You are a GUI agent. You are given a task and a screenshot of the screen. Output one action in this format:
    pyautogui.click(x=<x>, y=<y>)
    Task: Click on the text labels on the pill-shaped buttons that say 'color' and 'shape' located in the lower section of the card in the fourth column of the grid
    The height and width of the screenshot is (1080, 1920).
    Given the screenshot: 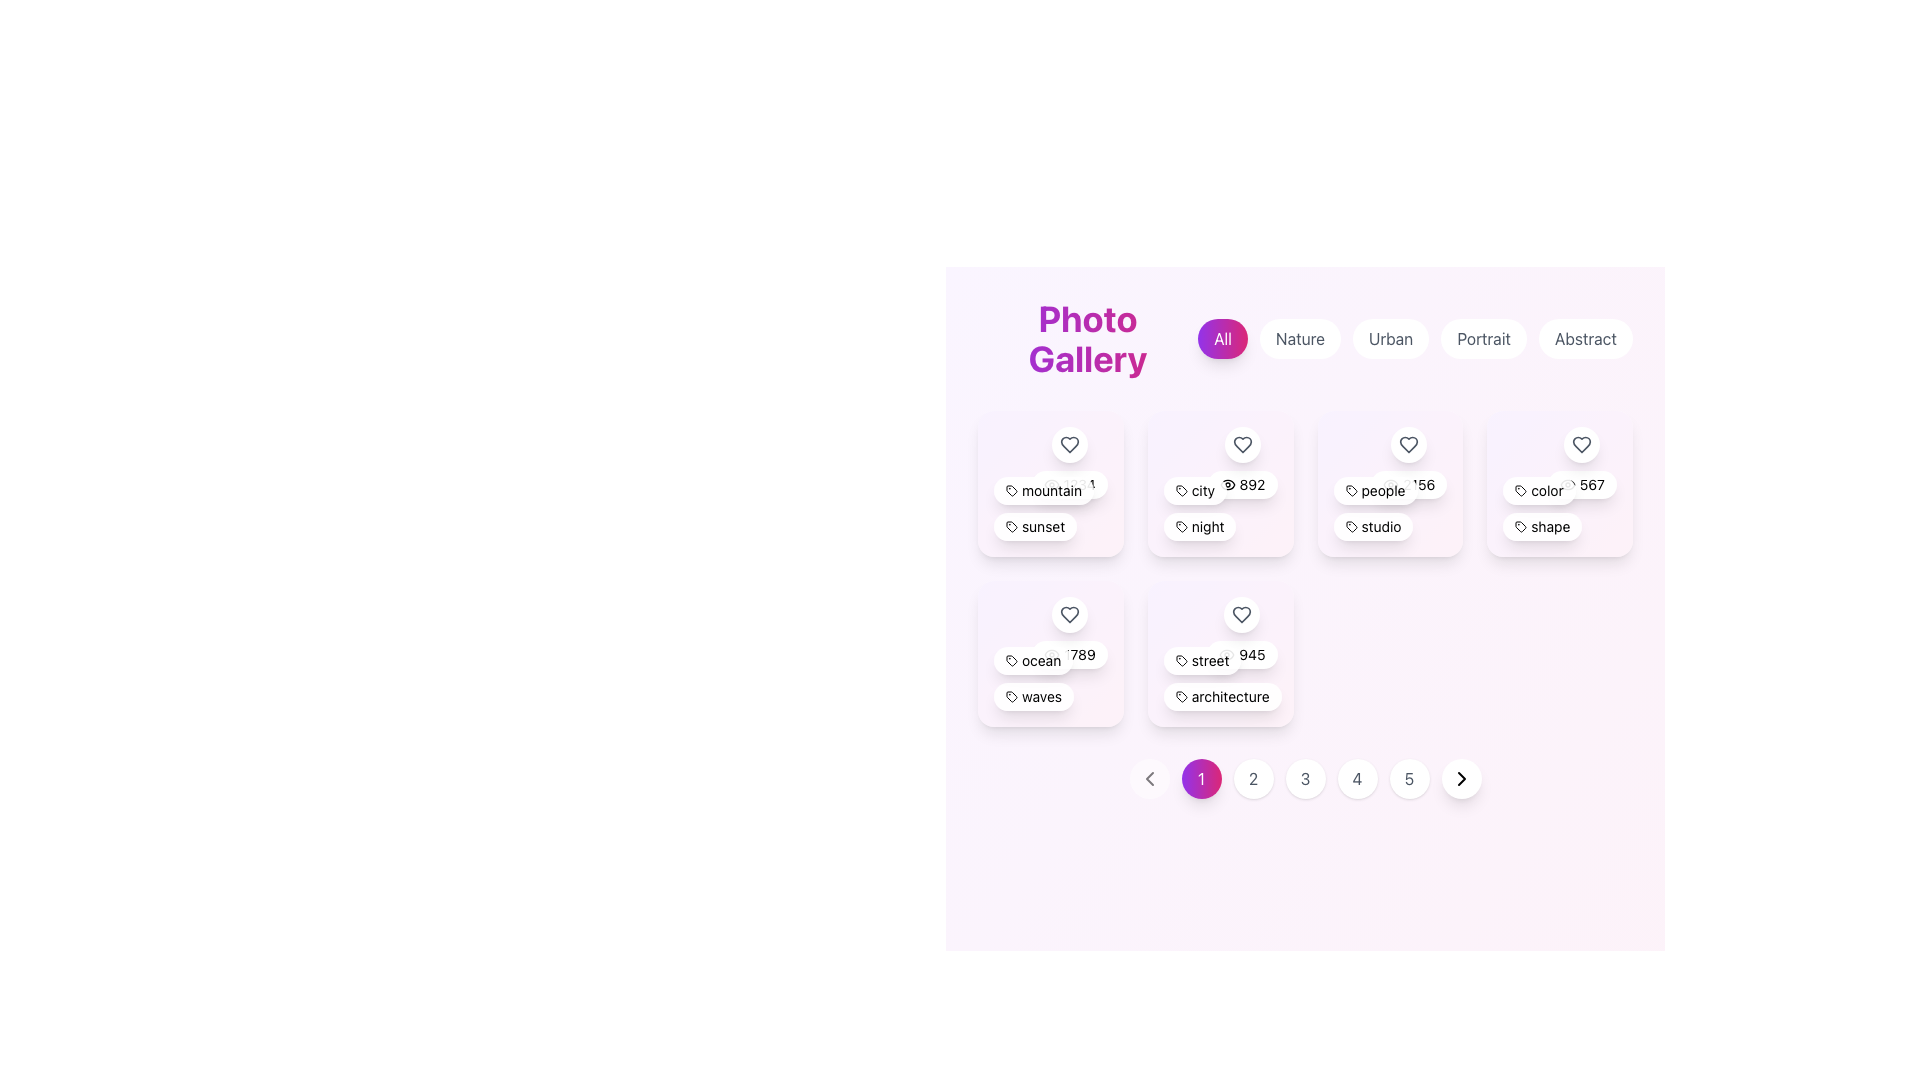 What is the action you would take?
    pyautogui.click(x=1559, y=507)
    